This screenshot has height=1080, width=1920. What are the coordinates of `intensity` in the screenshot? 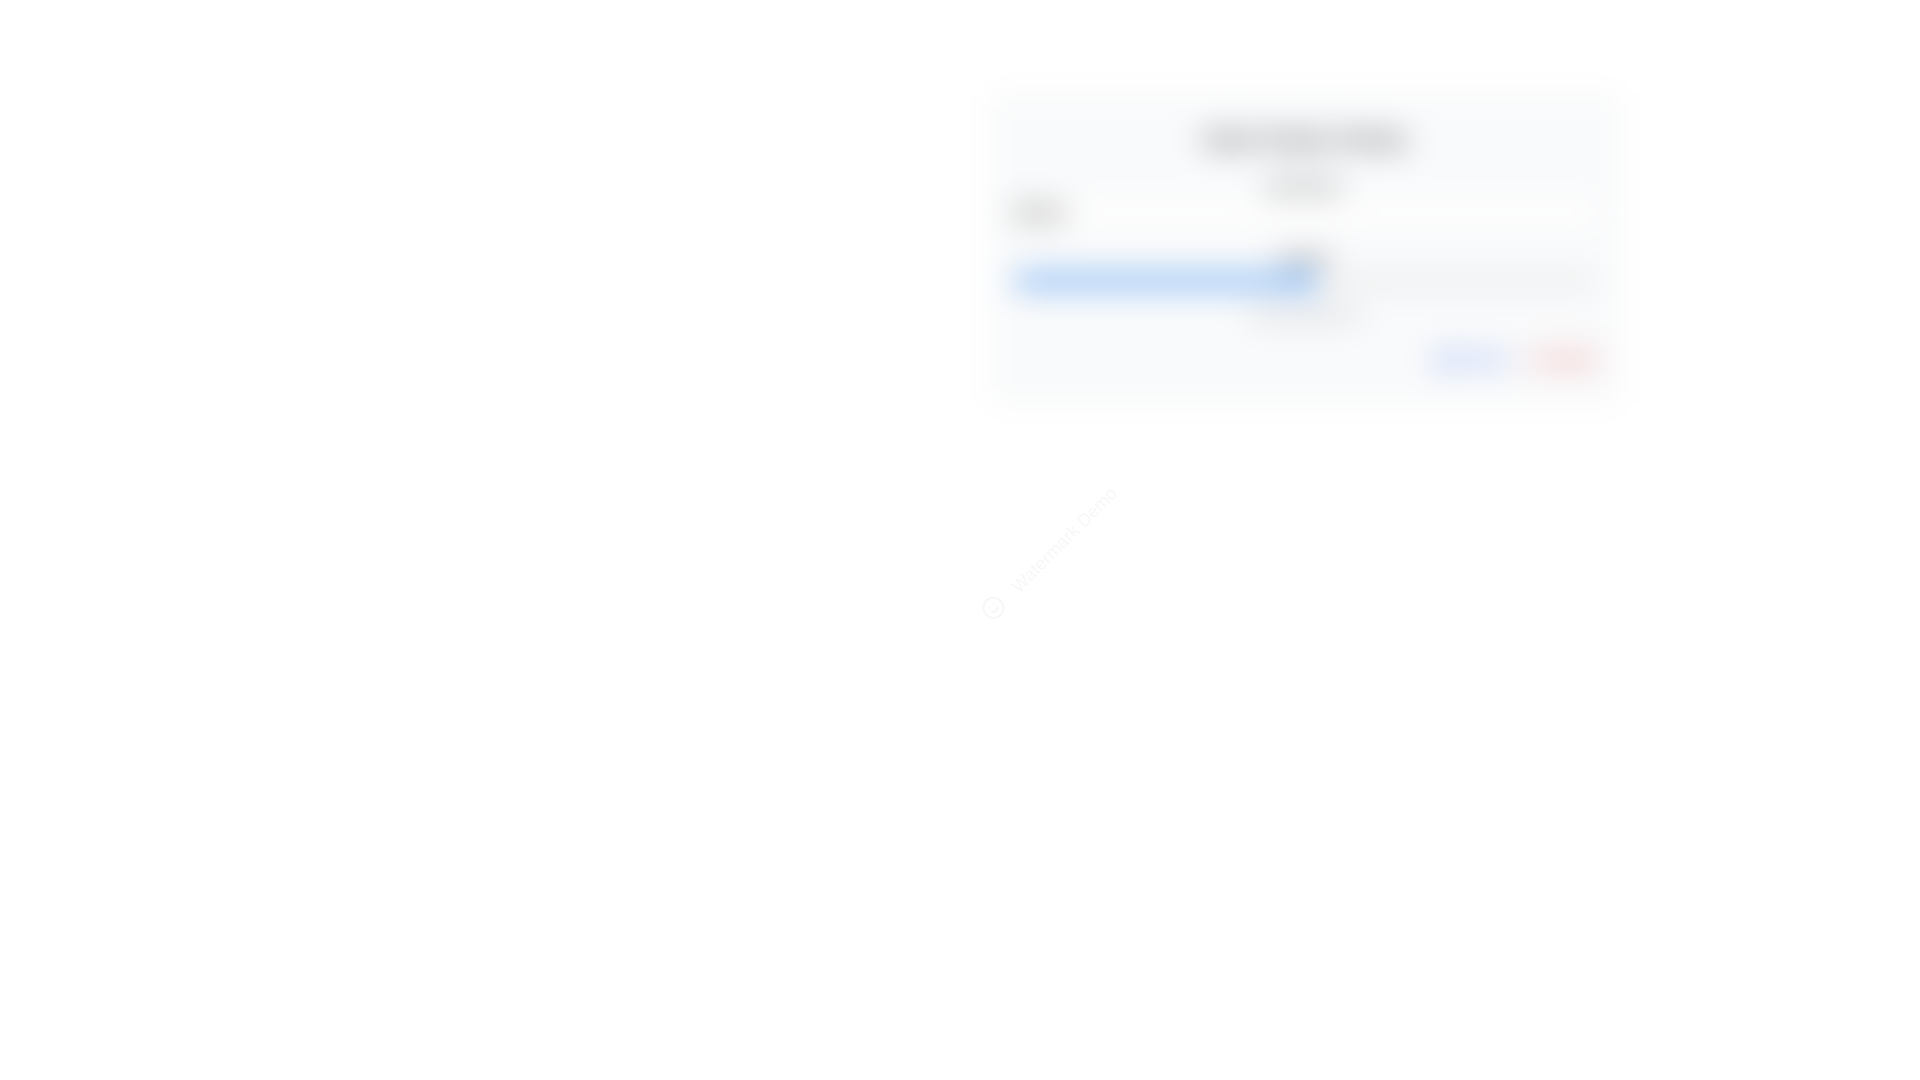 It's located at (1194, 281).